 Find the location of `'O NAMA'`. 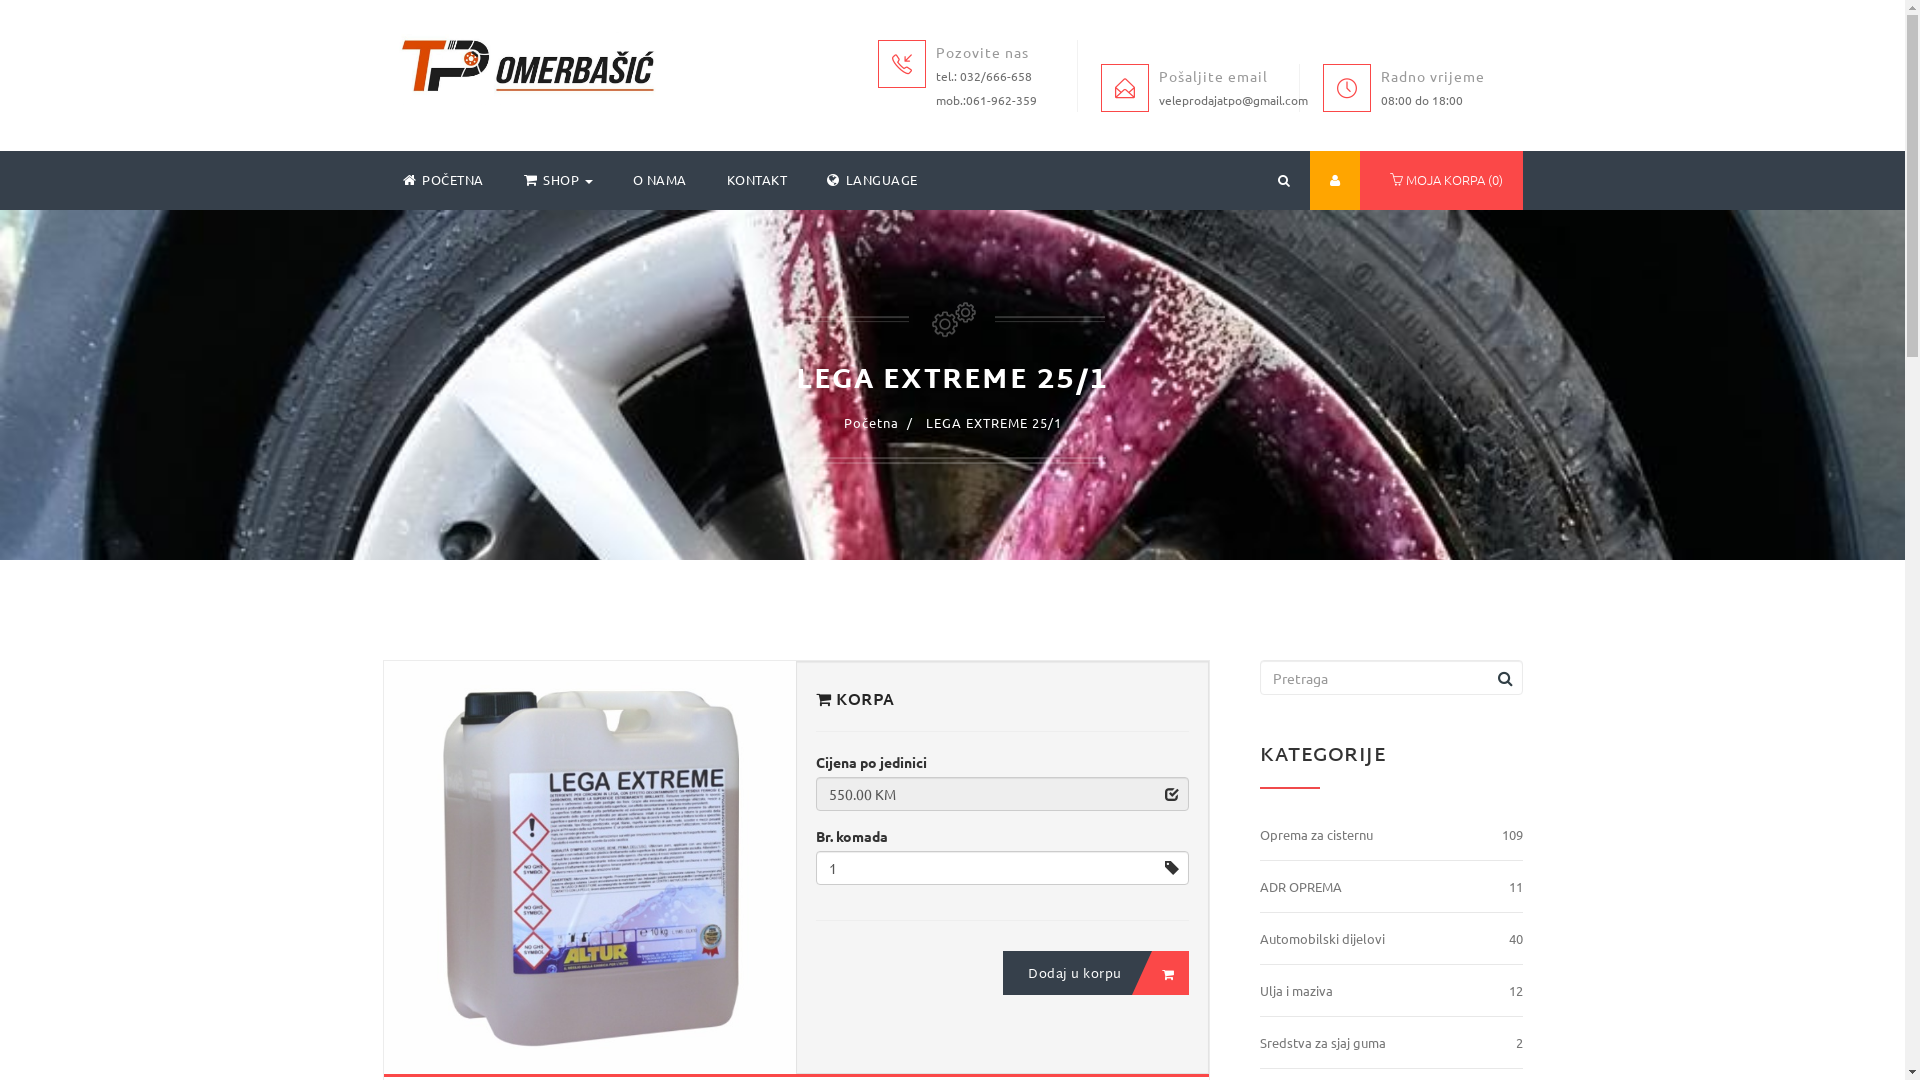

'O NAMA' is located at coordinates (658, 180).